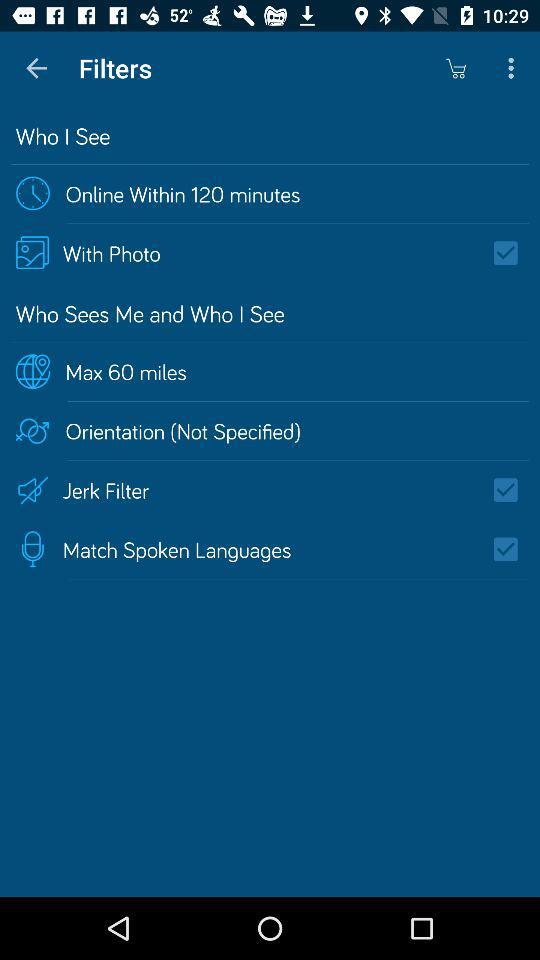 The width and height of the screenshot is (540, 960). Describe the element at coordinates (512, 549) in the screenshot. I see `filter match spoken languages` at that location.